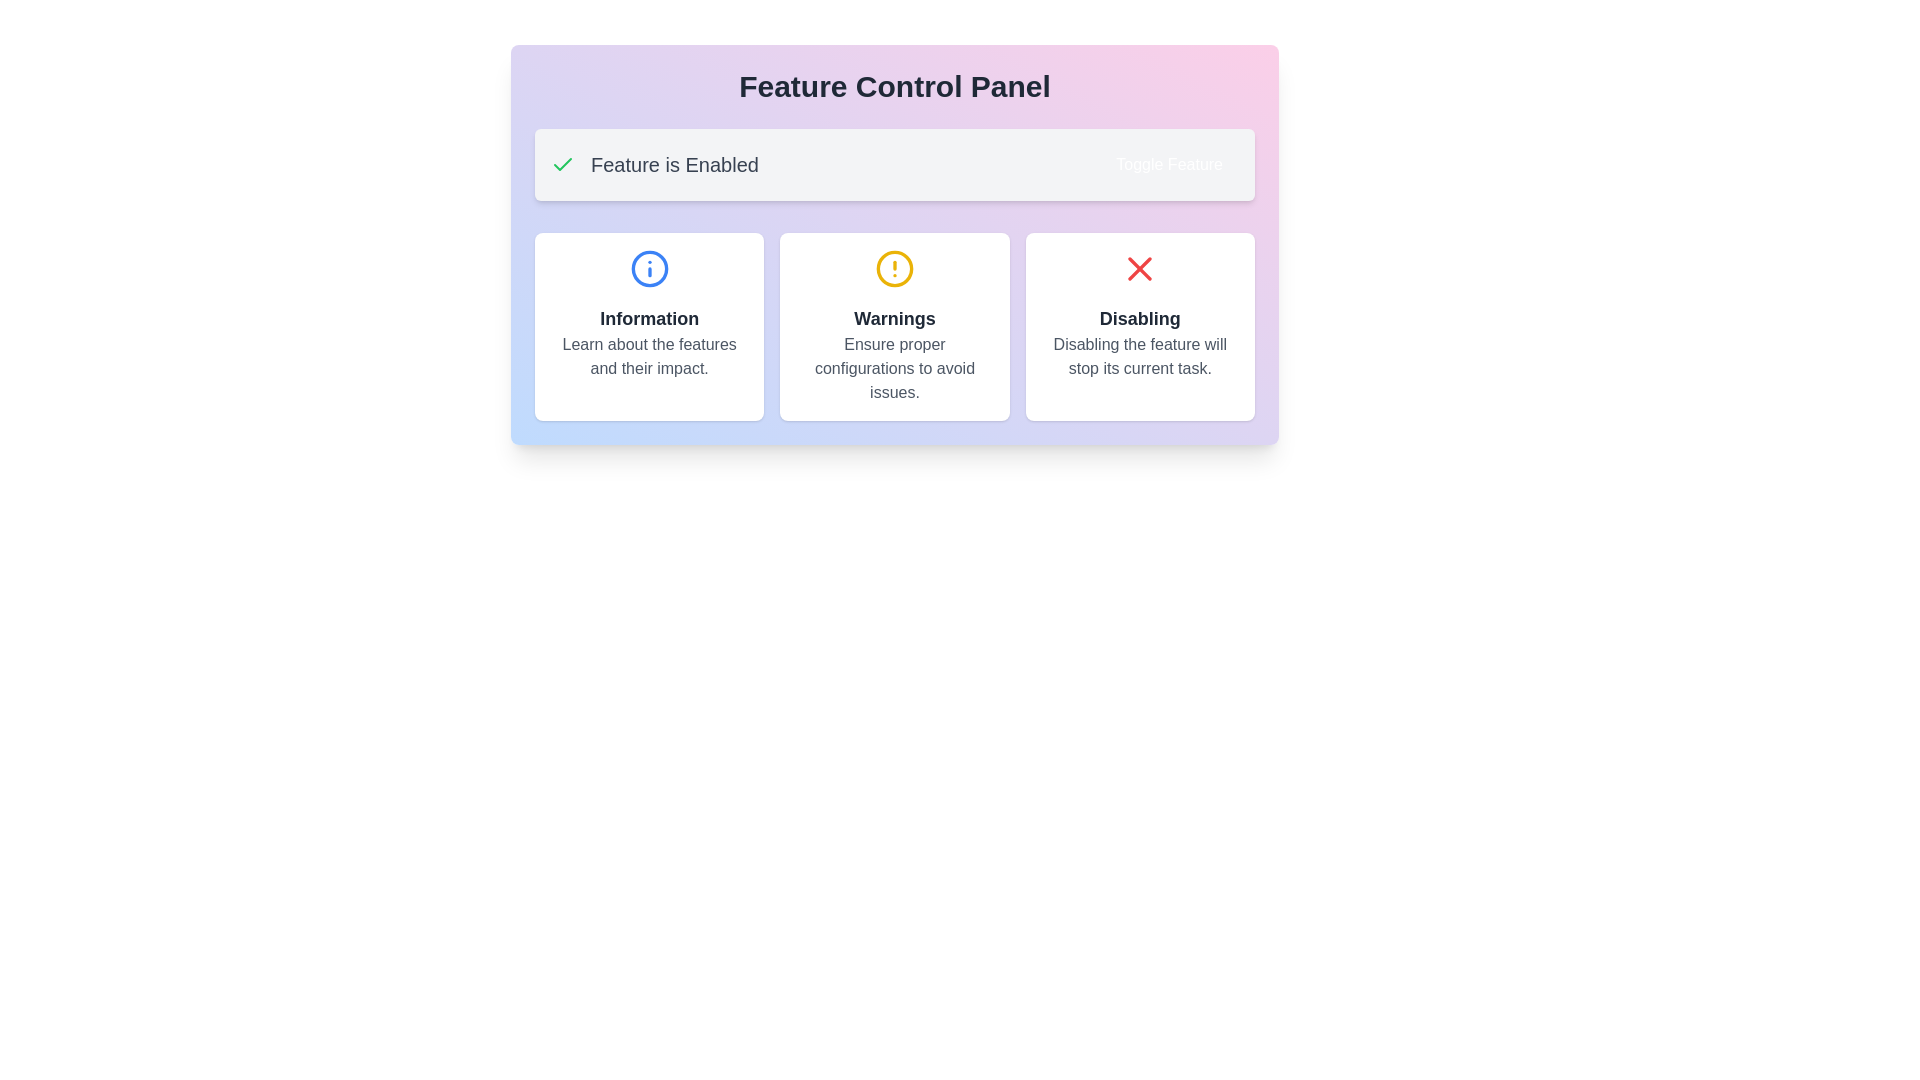 Image resolution: width=1920 pixels, height=1080 pixels. What do you see at coordinates (649, 318) in the screenshot?
I see `the bold and large-sized text labeled 'Information', which is dark gray and styled prominently as a title, located in the leftmost block of three horizontally aligned sections` at bounding box center [649, 318].